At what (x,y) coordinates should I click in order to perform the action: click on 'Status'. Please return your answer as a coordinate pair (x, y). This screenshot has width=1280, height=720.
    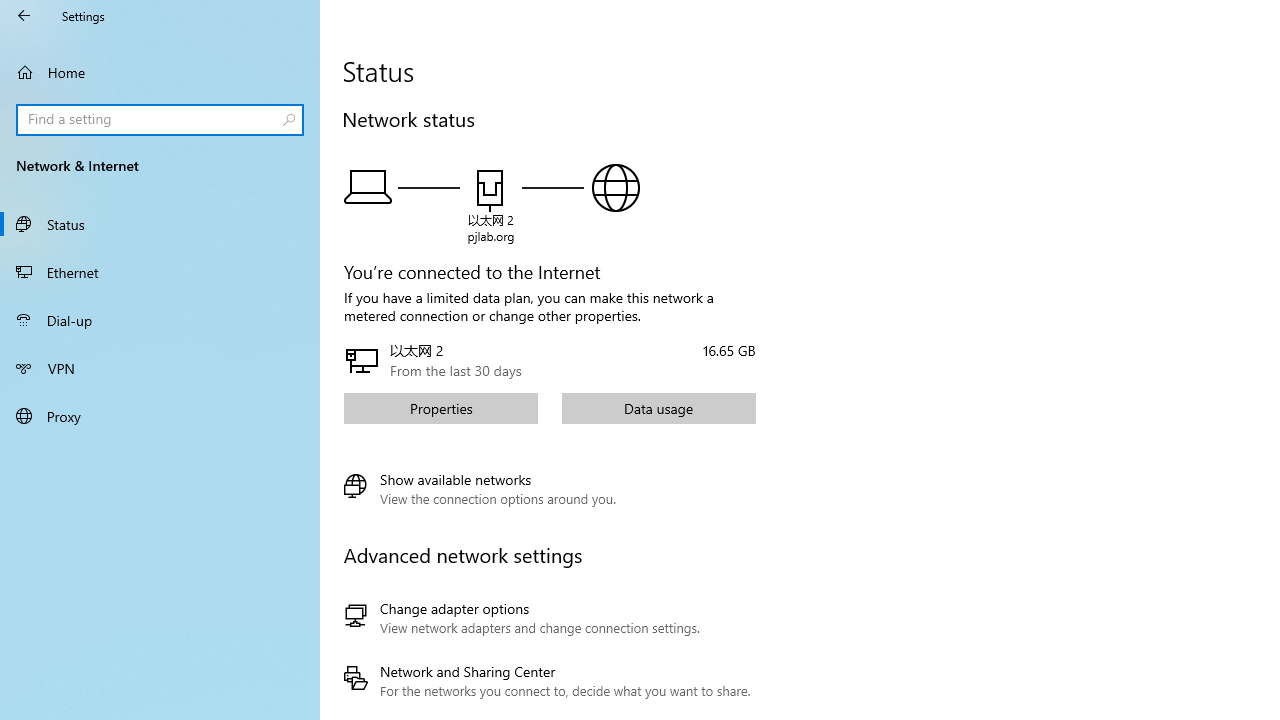
    Looking at the image, I should click on (160, 223).